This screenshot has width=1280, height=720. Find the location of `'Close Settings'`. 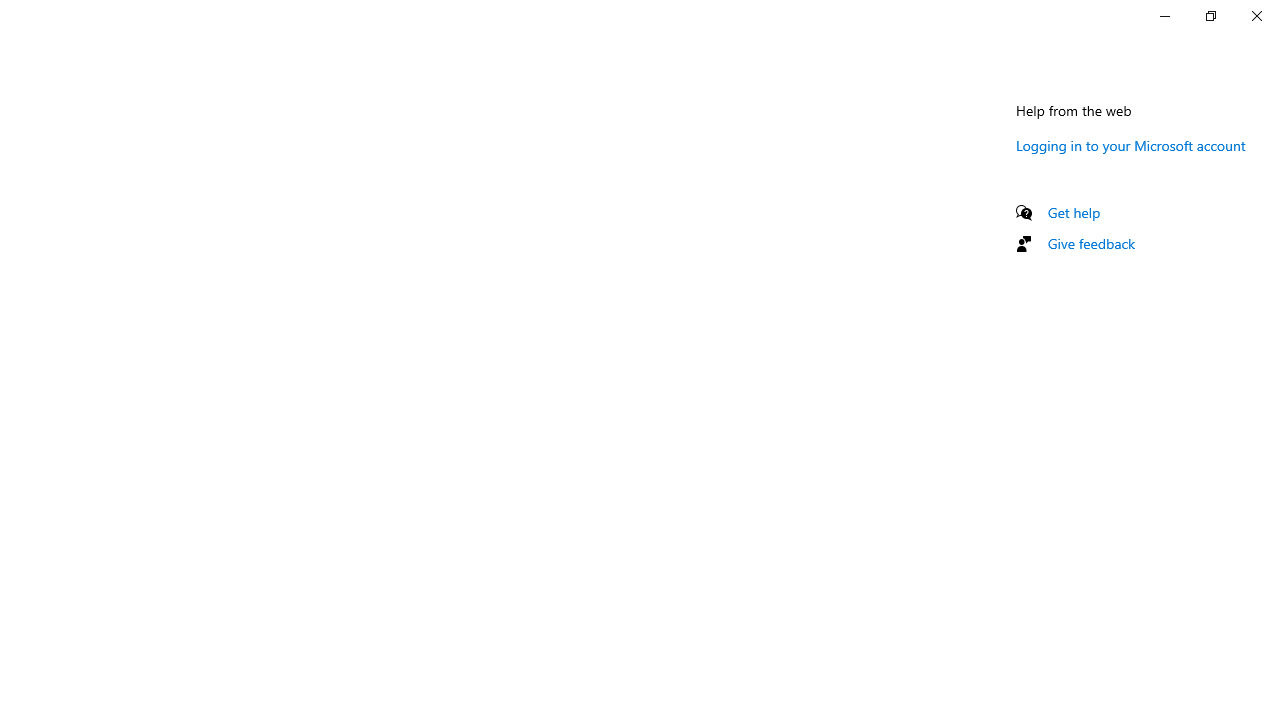

'Close Settings' is located at coordinates (1255, 15).